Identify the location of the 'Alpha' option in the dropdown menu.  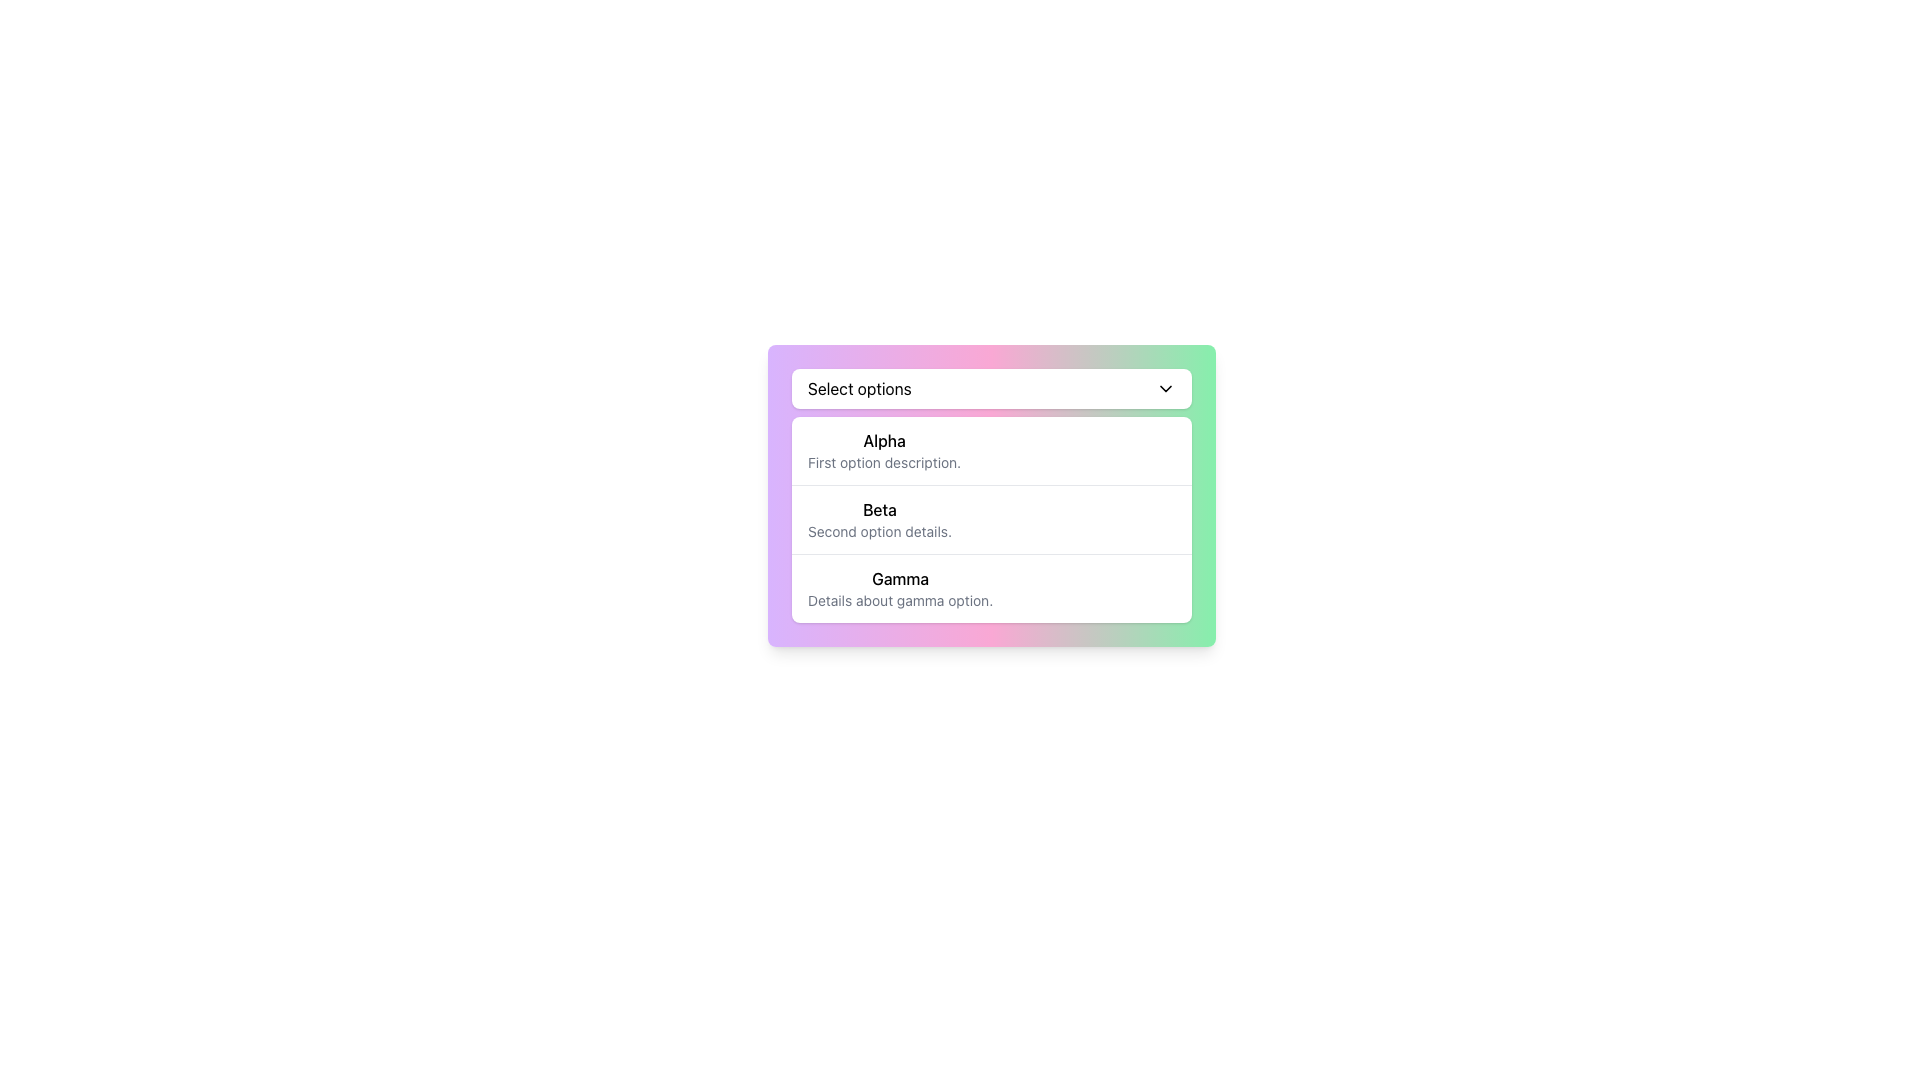
(992, 451).